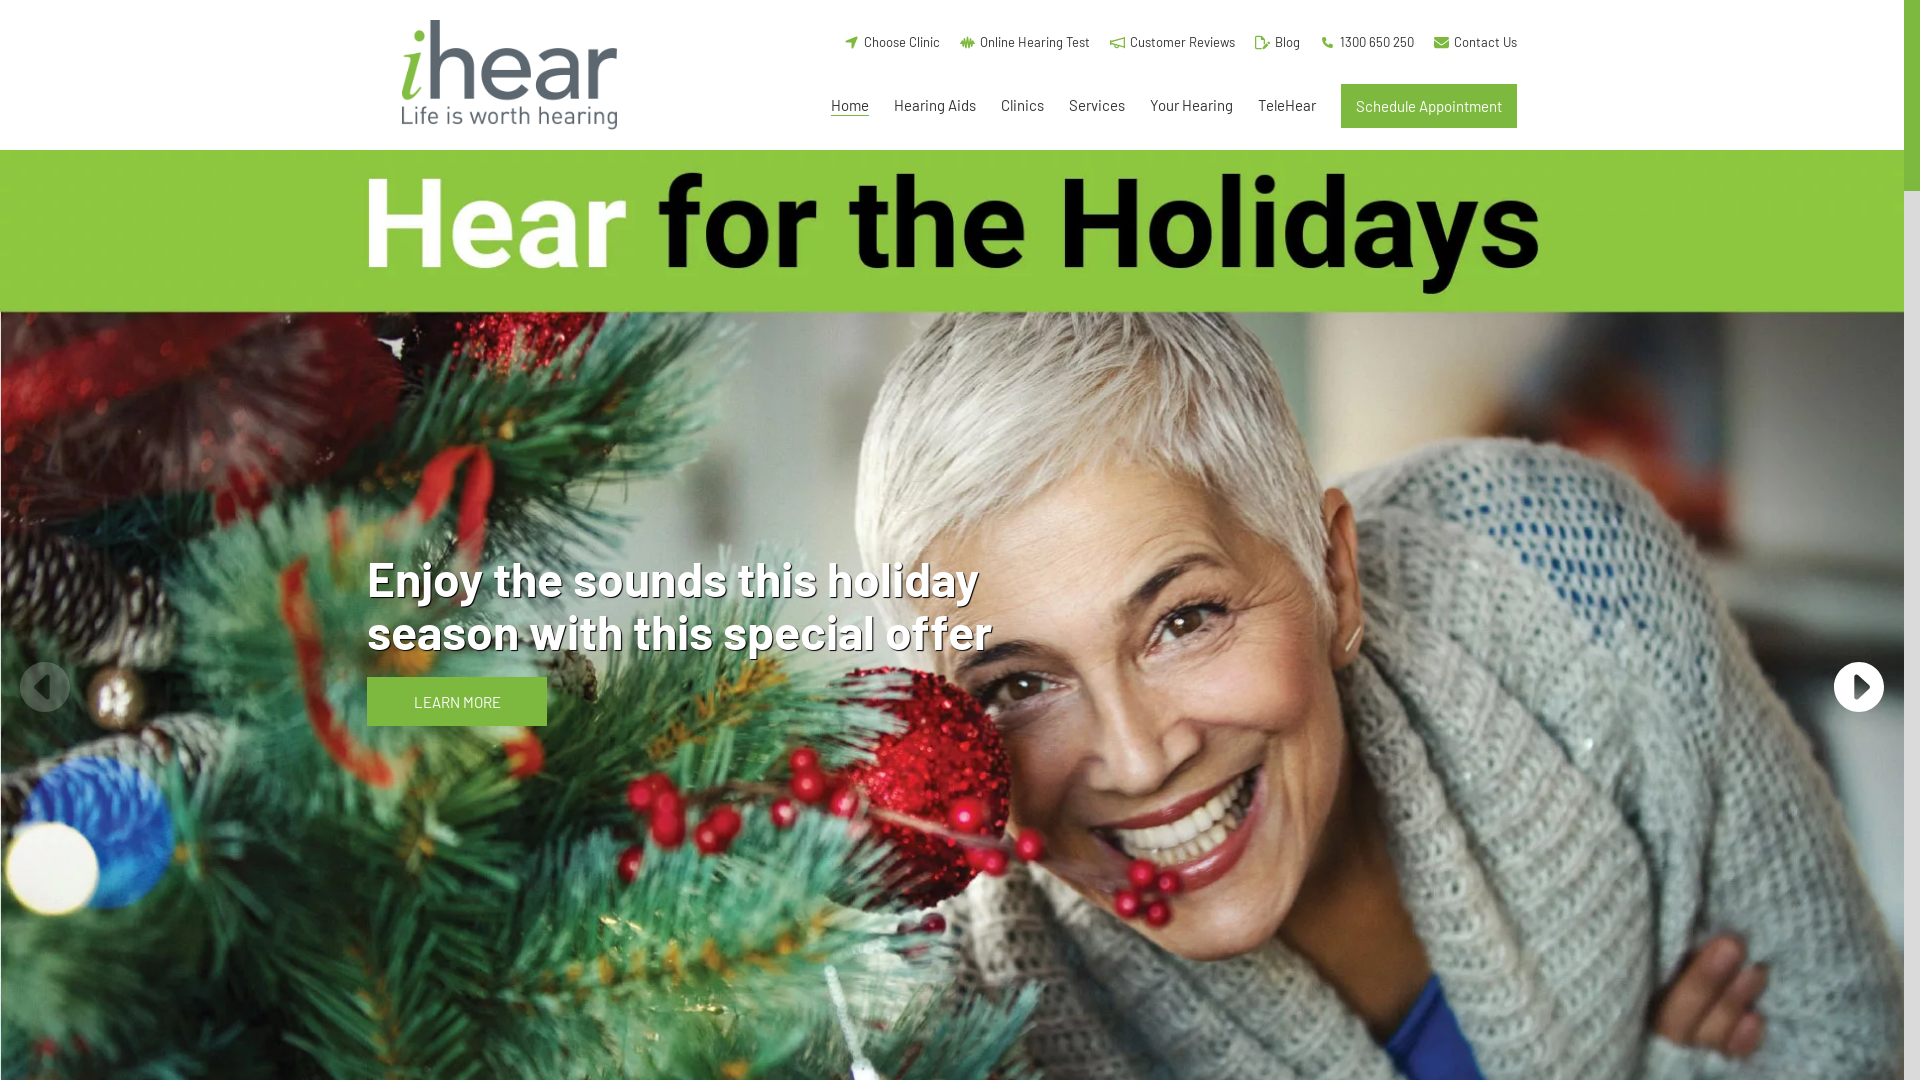 Image resolution: width=1920 pixels, height=1080 pixels. What do you see at coordinates (1172, 41) in the screenshot?
I see `'Customer Reviews'` at bounding box center [1172, 41].